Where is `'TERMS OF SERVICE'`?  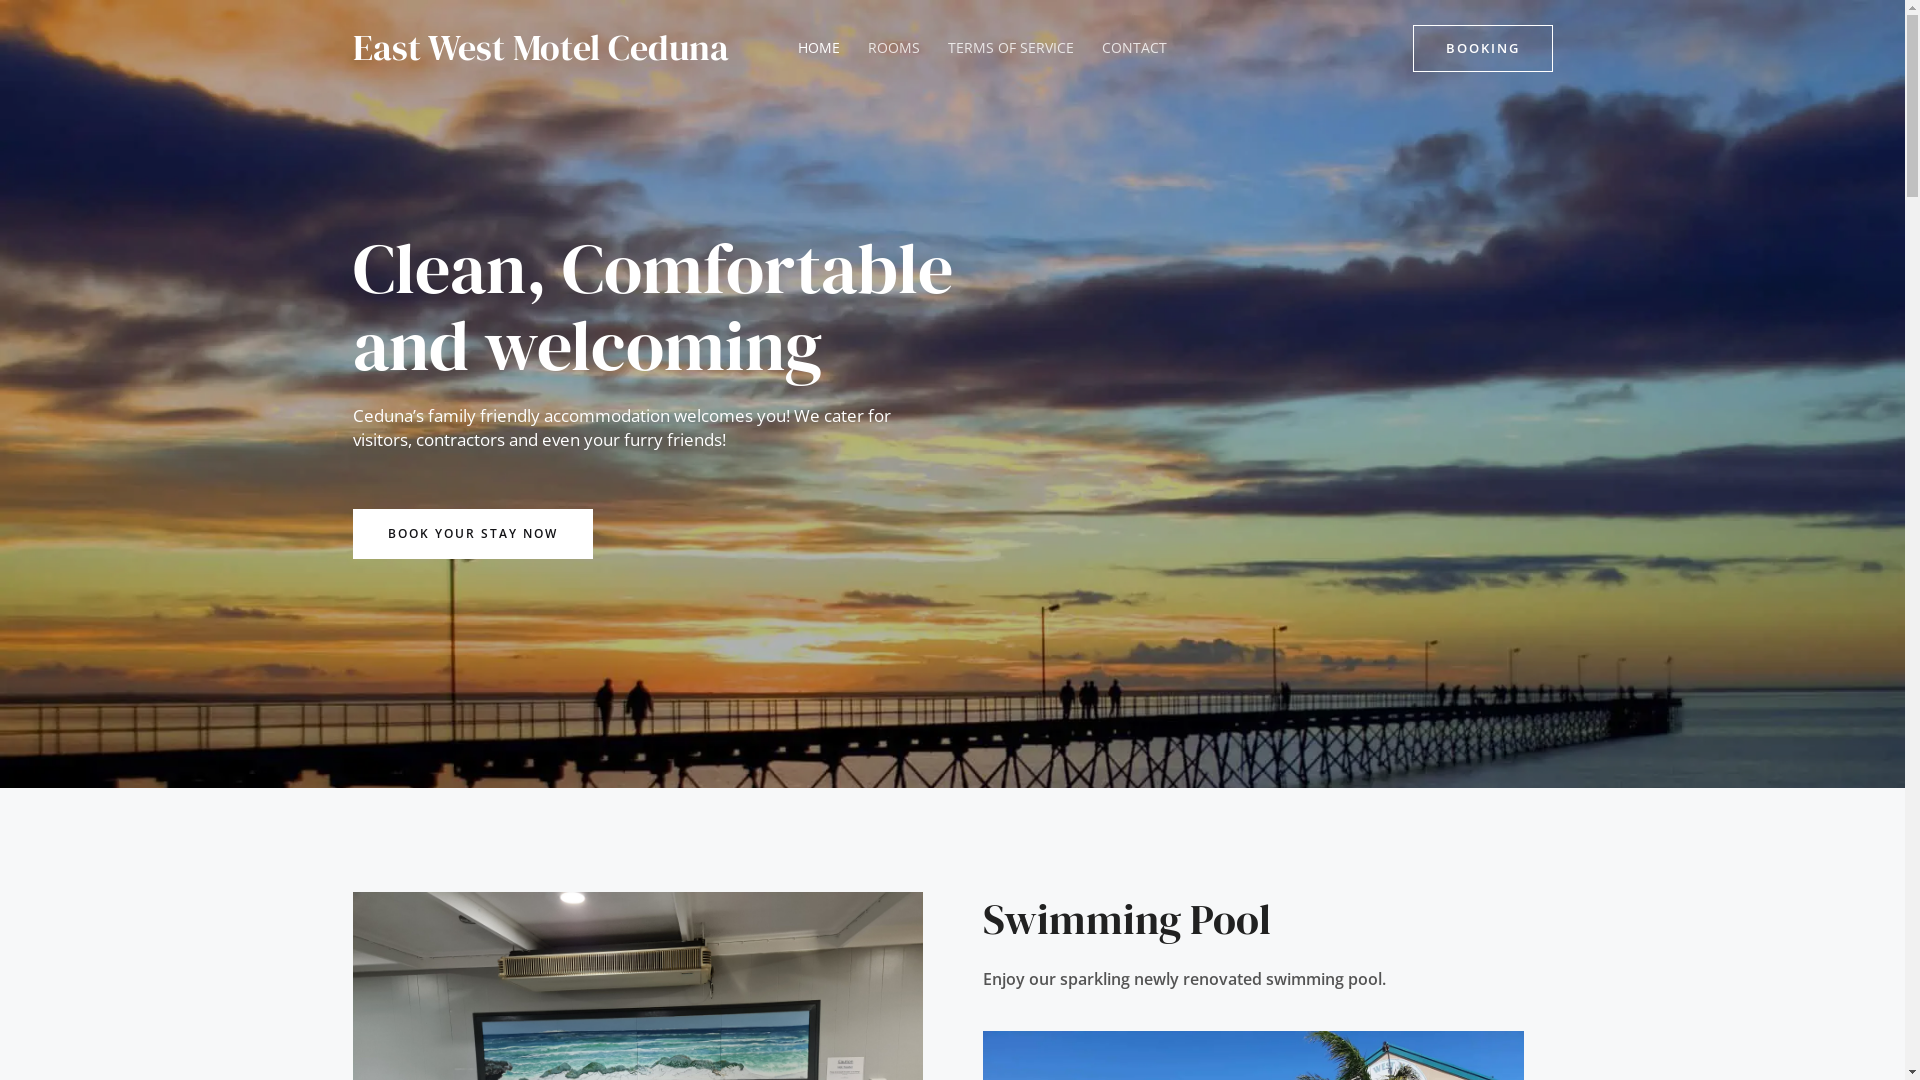 'TERMS OF SERVICE' is located at coordinates (1011, 46).